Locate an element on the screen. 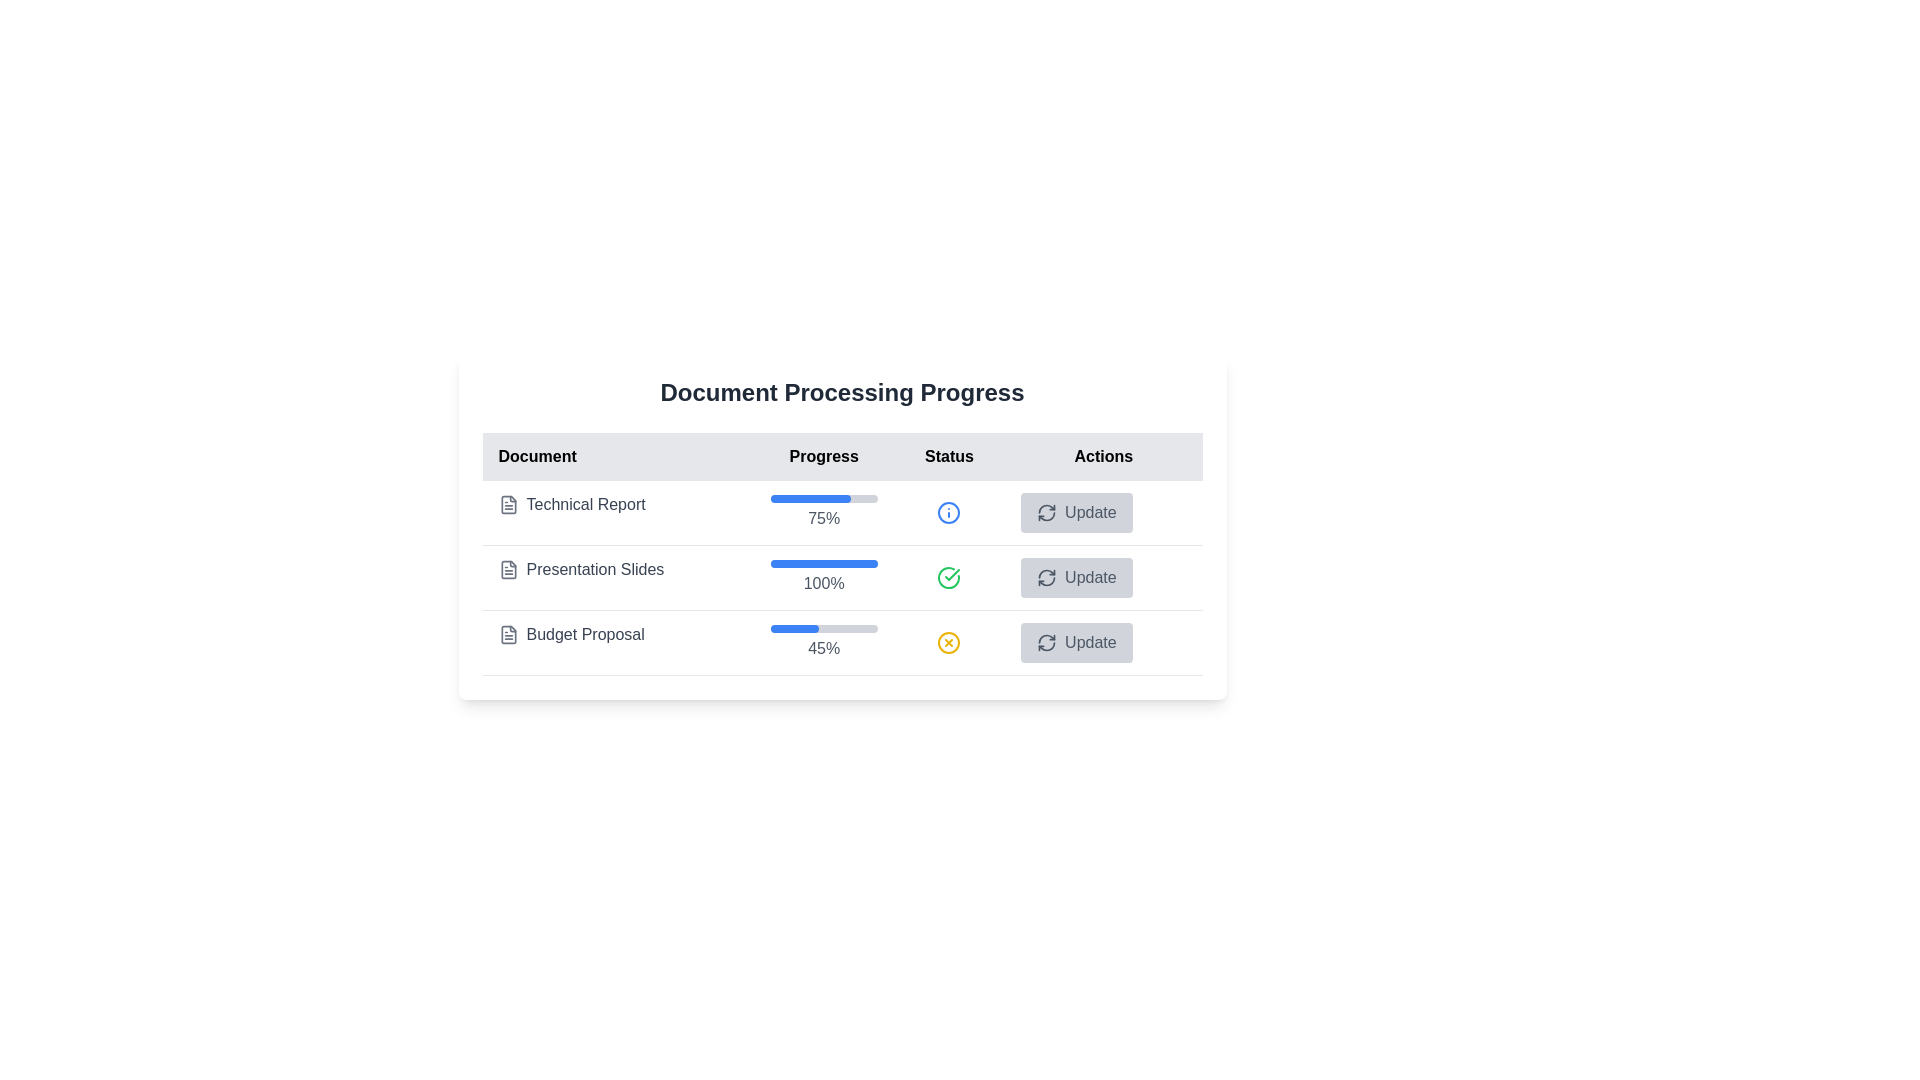 The image size is (1920, 1080). the checkmark icon in the 'Status' column under 'Presentation Slides' to analyze its visual status is located at coordinates (948, 578).